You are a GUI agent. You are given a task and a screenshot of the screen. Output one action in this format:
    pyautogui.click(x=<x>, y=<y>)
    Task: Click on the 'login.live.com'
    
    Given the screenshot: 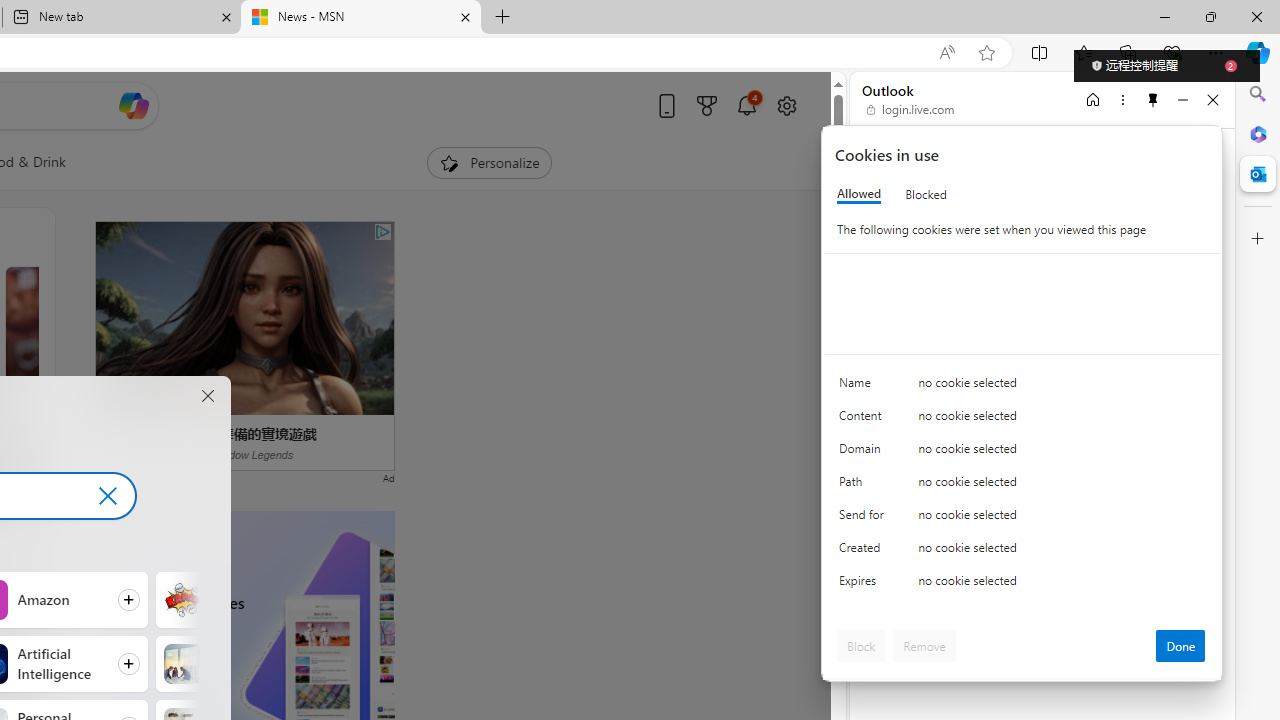 What is the action you would take?
    pyautogui.click(x=910, y=110)
    